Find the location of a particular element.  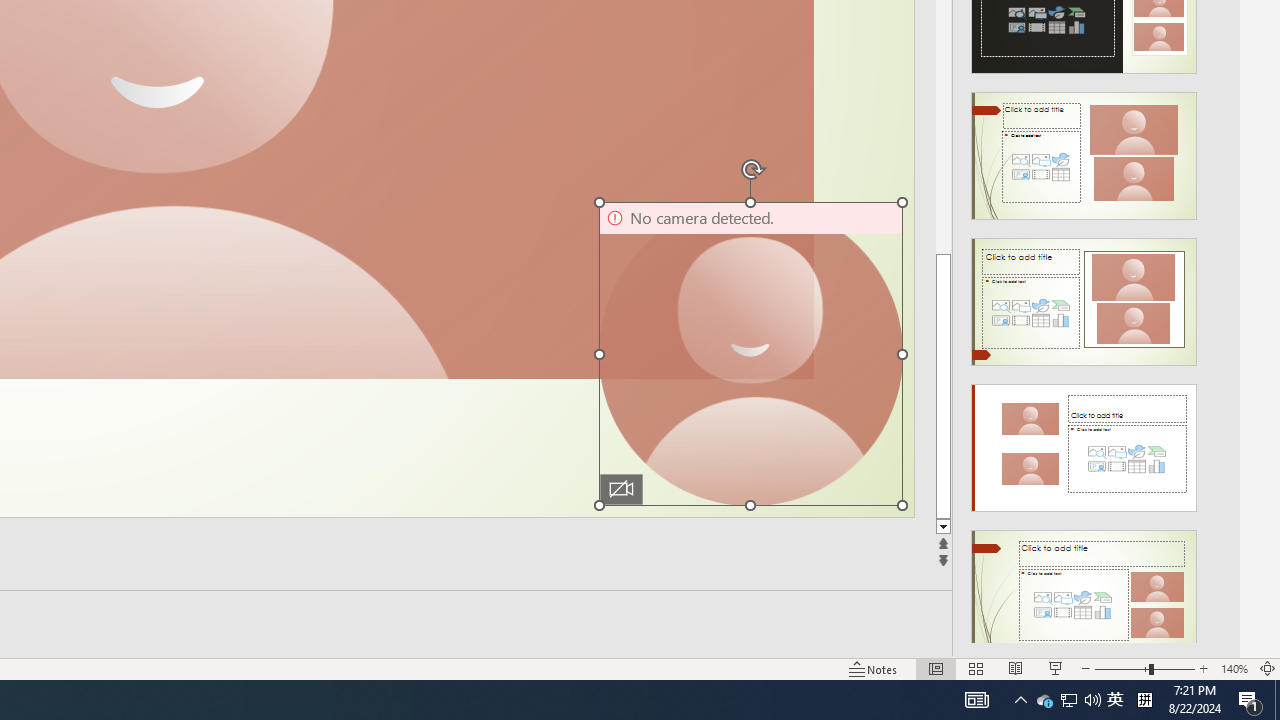

'Design Idea' is located at coordinates (1083, 586).